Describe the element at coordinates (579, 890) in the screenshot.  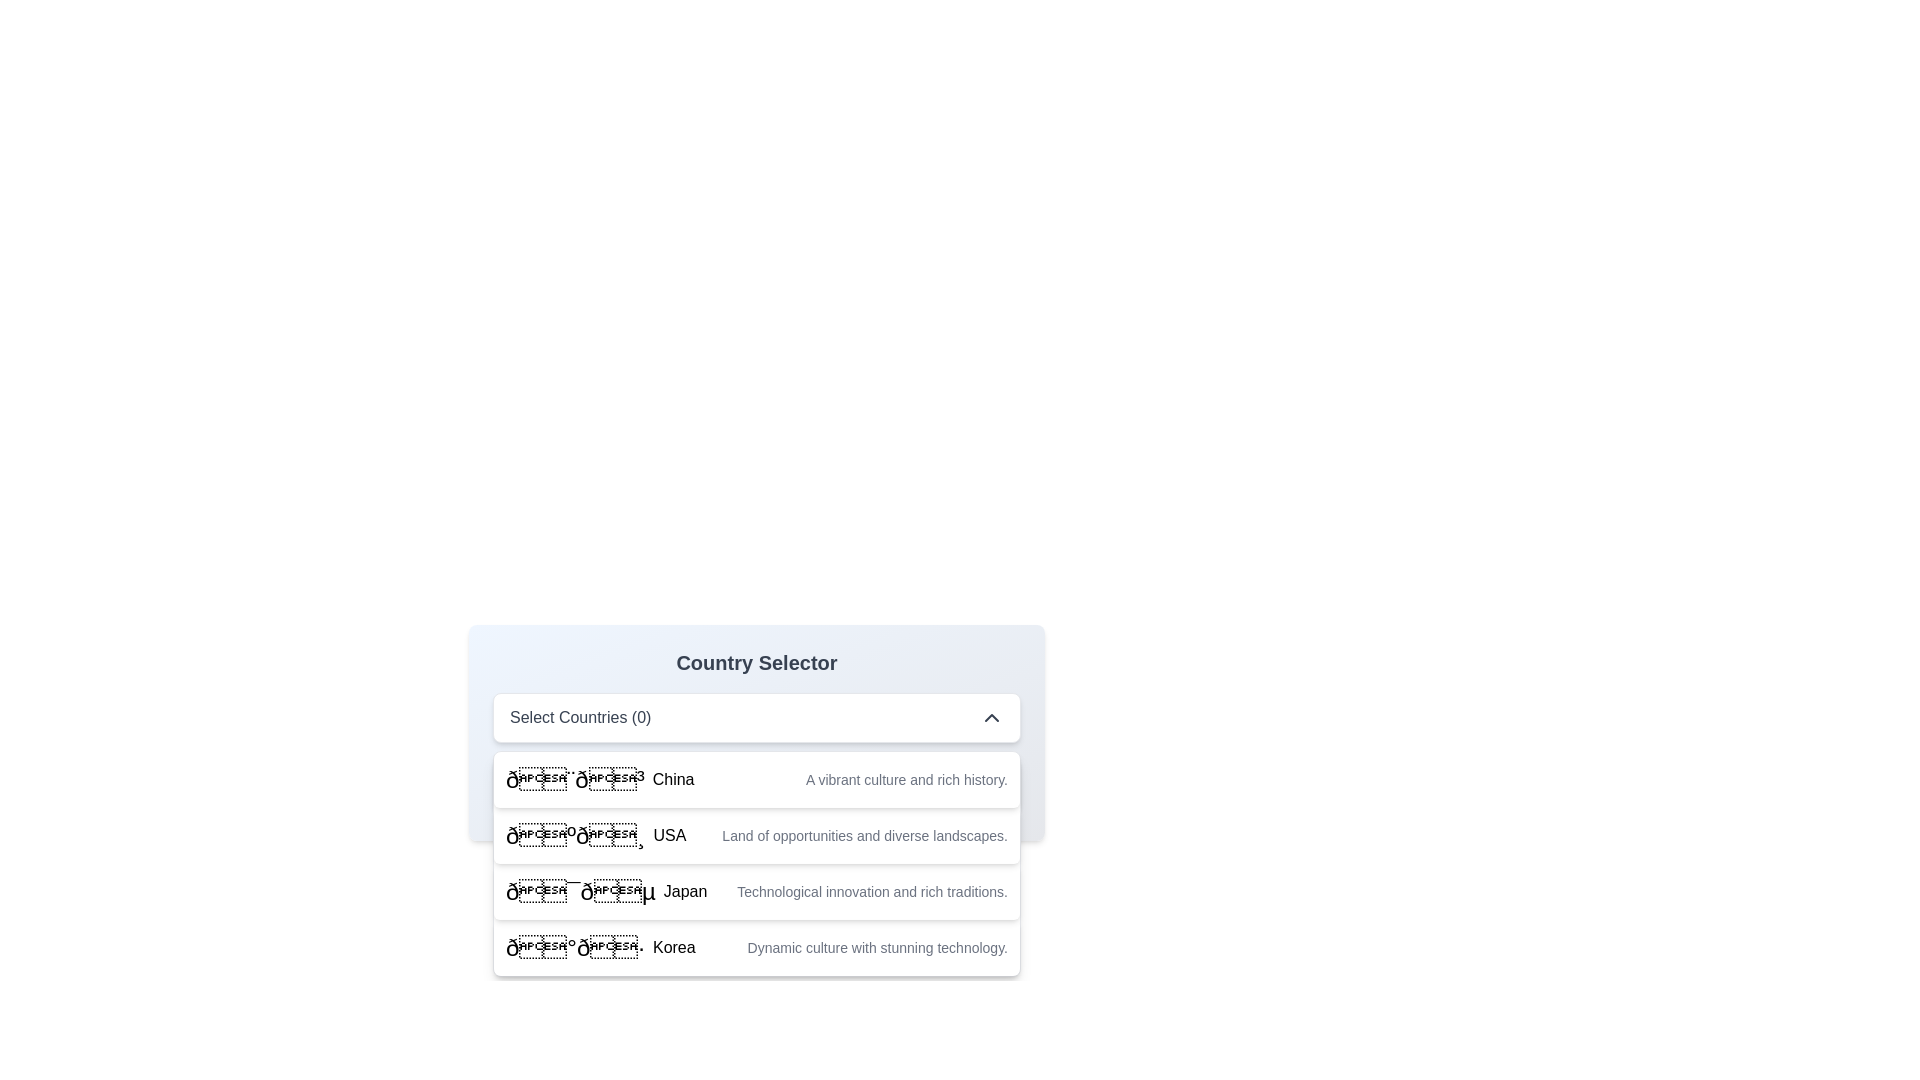
I see `the row representing 'Japan' in the 'Country Selector' dropdown list by targeting the flag icon located to the left of the word 'Japan'` at that location.